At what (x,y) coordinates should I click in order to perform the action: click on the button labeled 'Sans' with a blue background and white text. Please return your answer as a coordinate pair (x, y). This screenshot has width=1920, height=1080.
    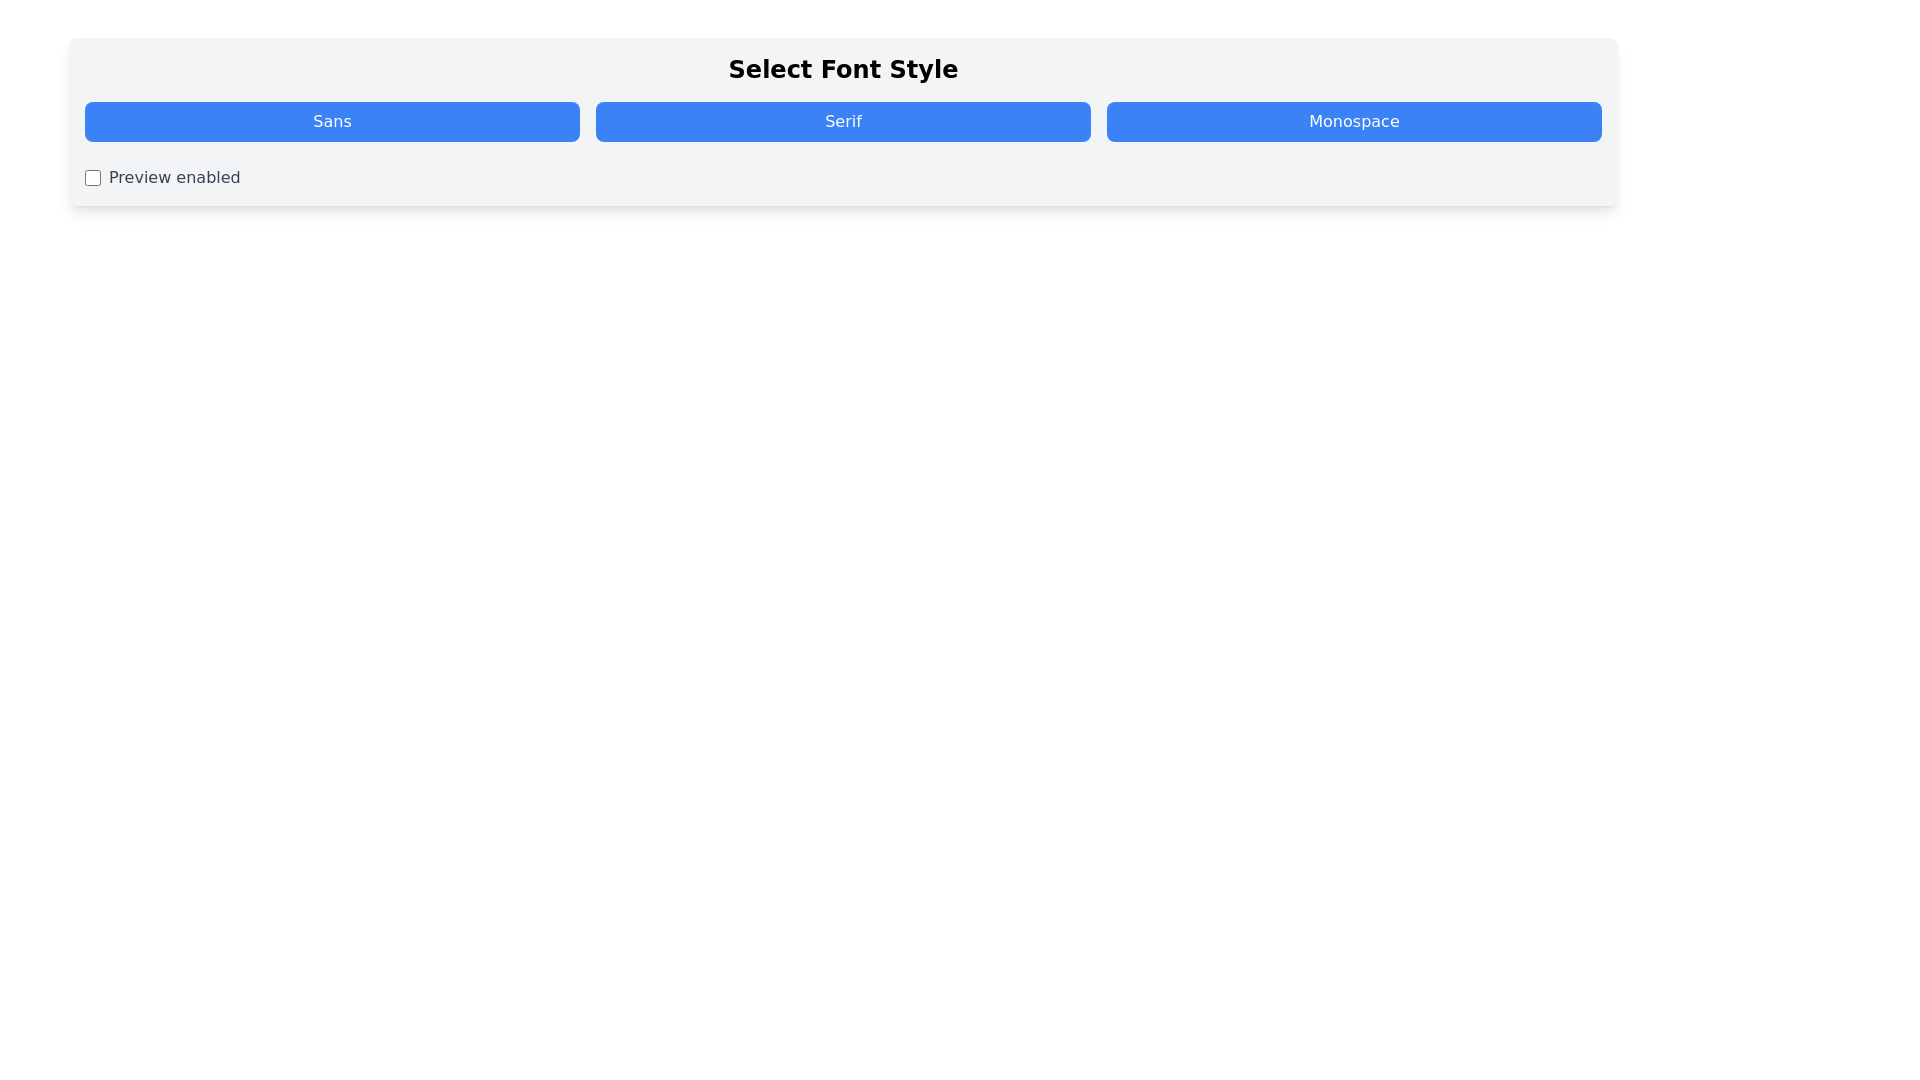
    Looking at the image, I should click on (332, 122).